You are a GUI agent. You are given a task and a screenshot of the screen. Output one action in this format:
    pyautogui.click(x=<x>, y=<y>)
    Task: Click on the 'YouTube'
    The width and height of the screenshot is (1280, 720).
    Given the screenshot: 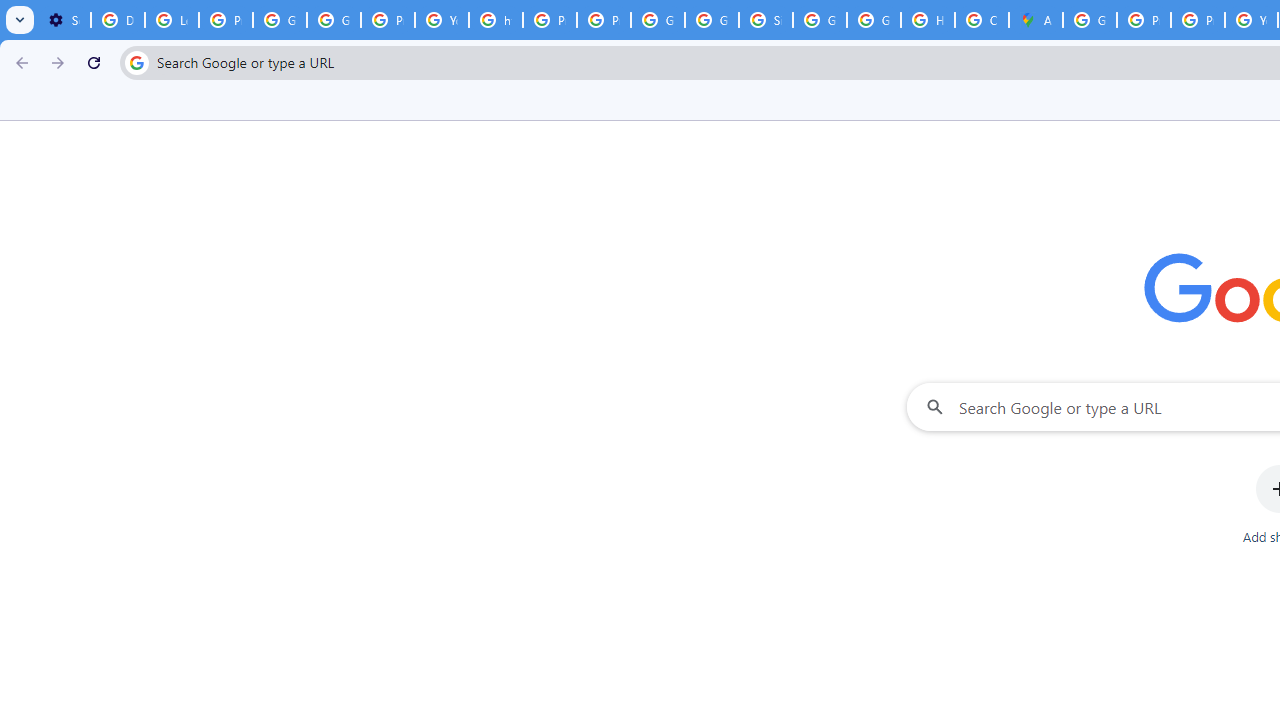 What is the action you would take?
    pyautogui.click(x=440, y=20)
    